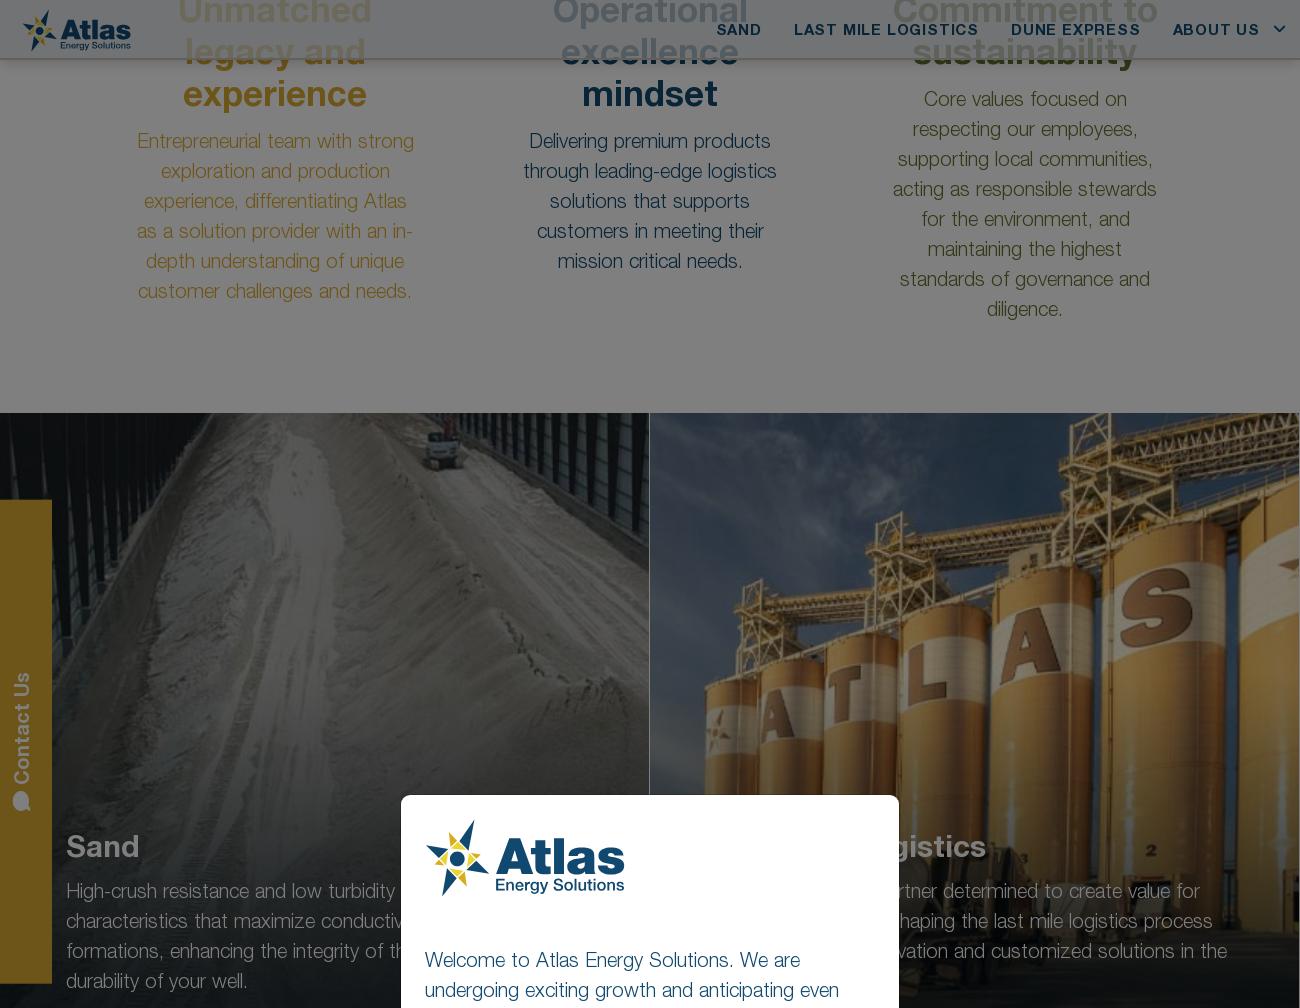  What do you see at coordinates (709, 867) in the screenshot?
I see `'310 W. Wall St. Suite 550'` at bounding box center [709, 867].